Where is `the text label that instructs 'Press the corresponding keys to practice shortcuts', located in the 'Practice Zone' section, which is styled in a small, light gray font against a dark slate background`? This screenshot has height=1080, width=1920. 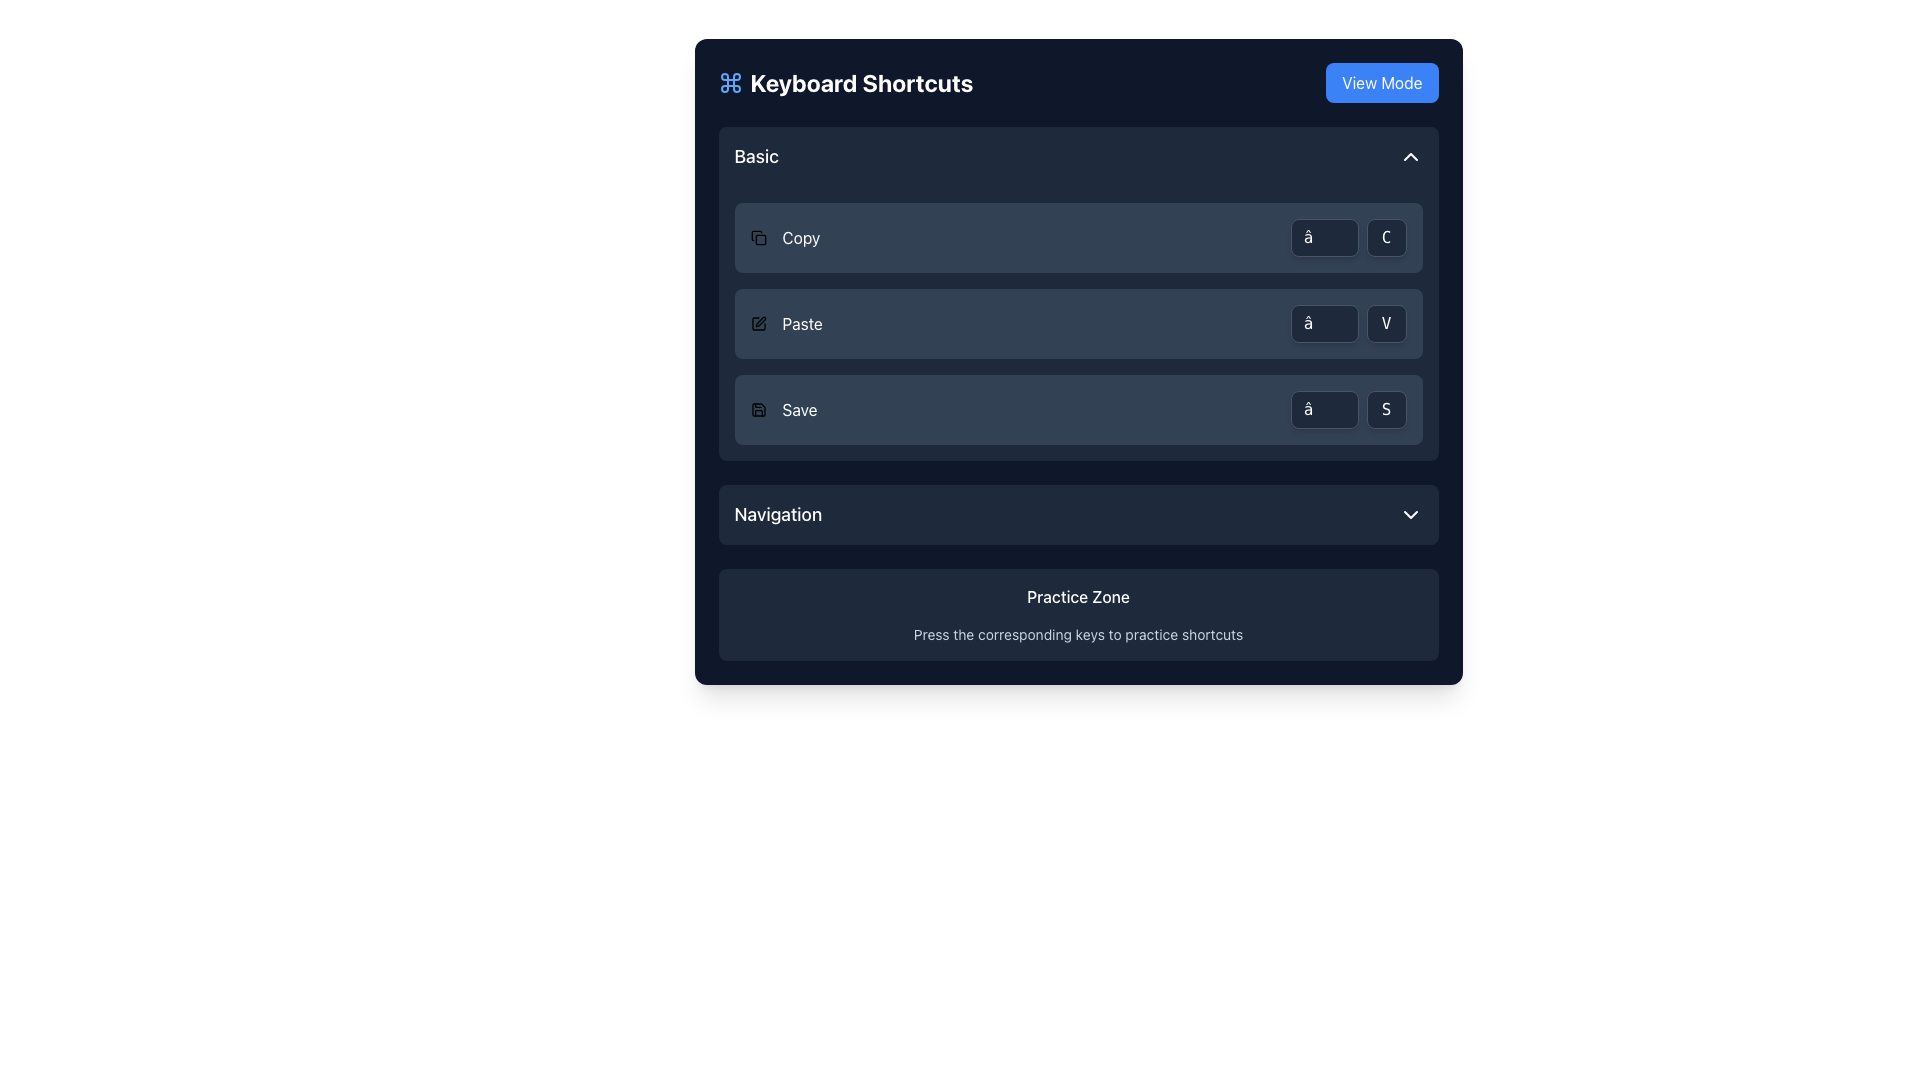
the text label that instructs 'Press the corresponding keys to practice shortcuts', located in the 'Practice Zone' section, which is styled in a small, light gray font against a dark slate background is located at coordinates (1077, 635).